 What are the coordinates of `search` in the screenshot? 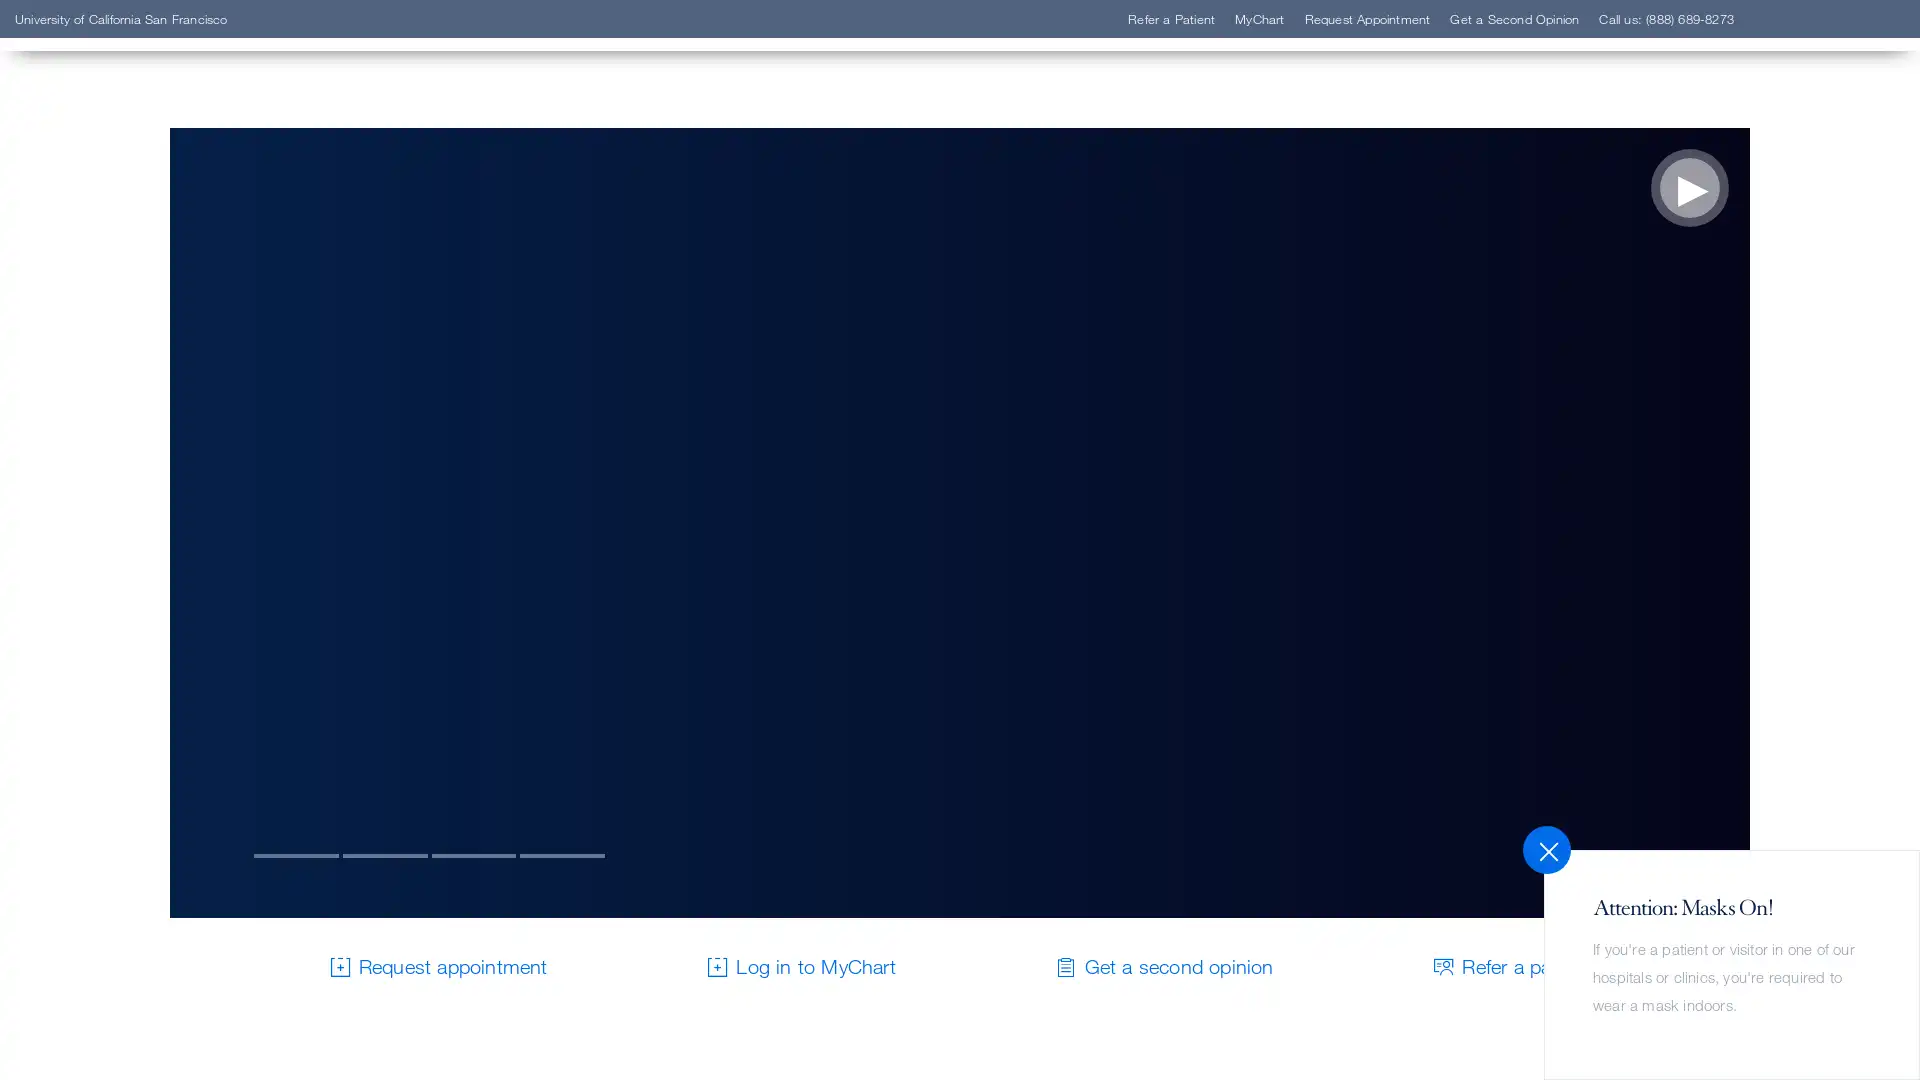 It's located at (1205, 132).